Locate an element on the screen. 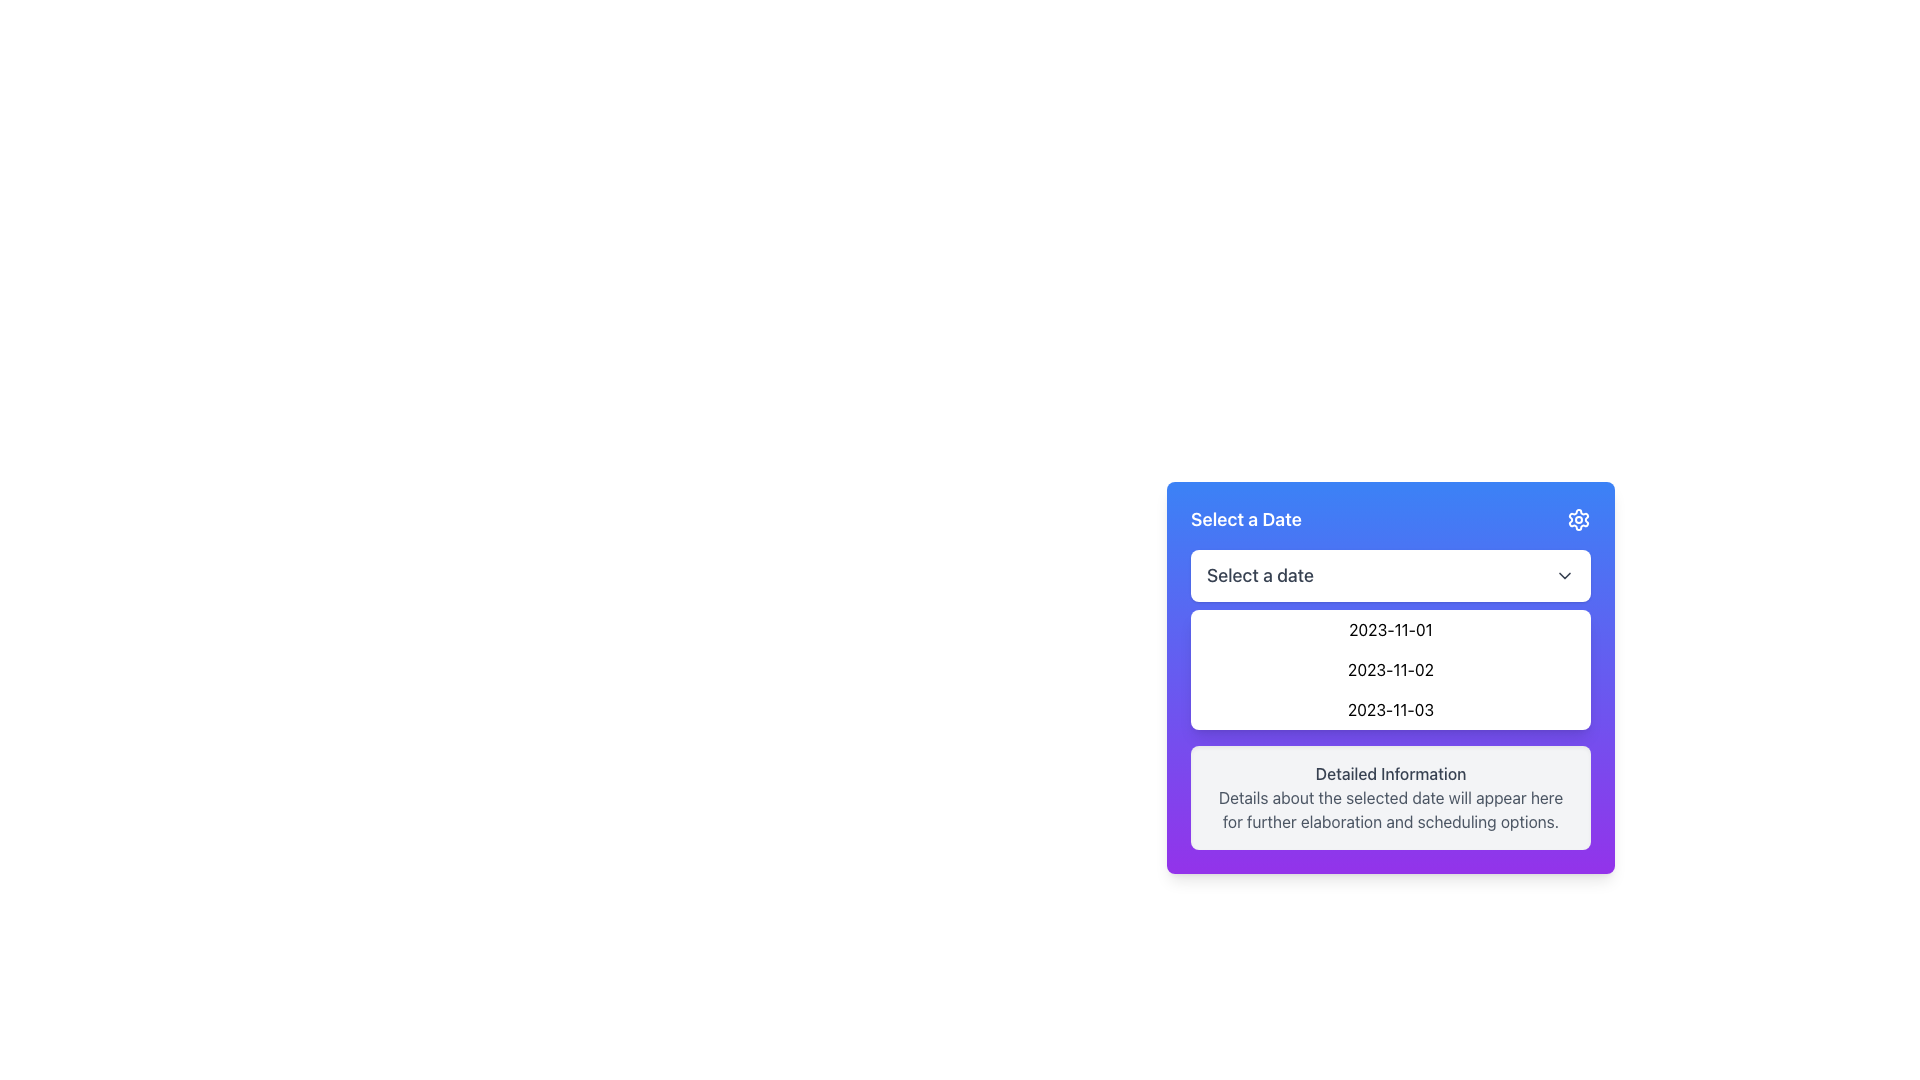 The height and width of the screenshot is (1080, 1920). the dropdown menu item displaying the date '2023-11-02' is located at coordinates (1390, 670).